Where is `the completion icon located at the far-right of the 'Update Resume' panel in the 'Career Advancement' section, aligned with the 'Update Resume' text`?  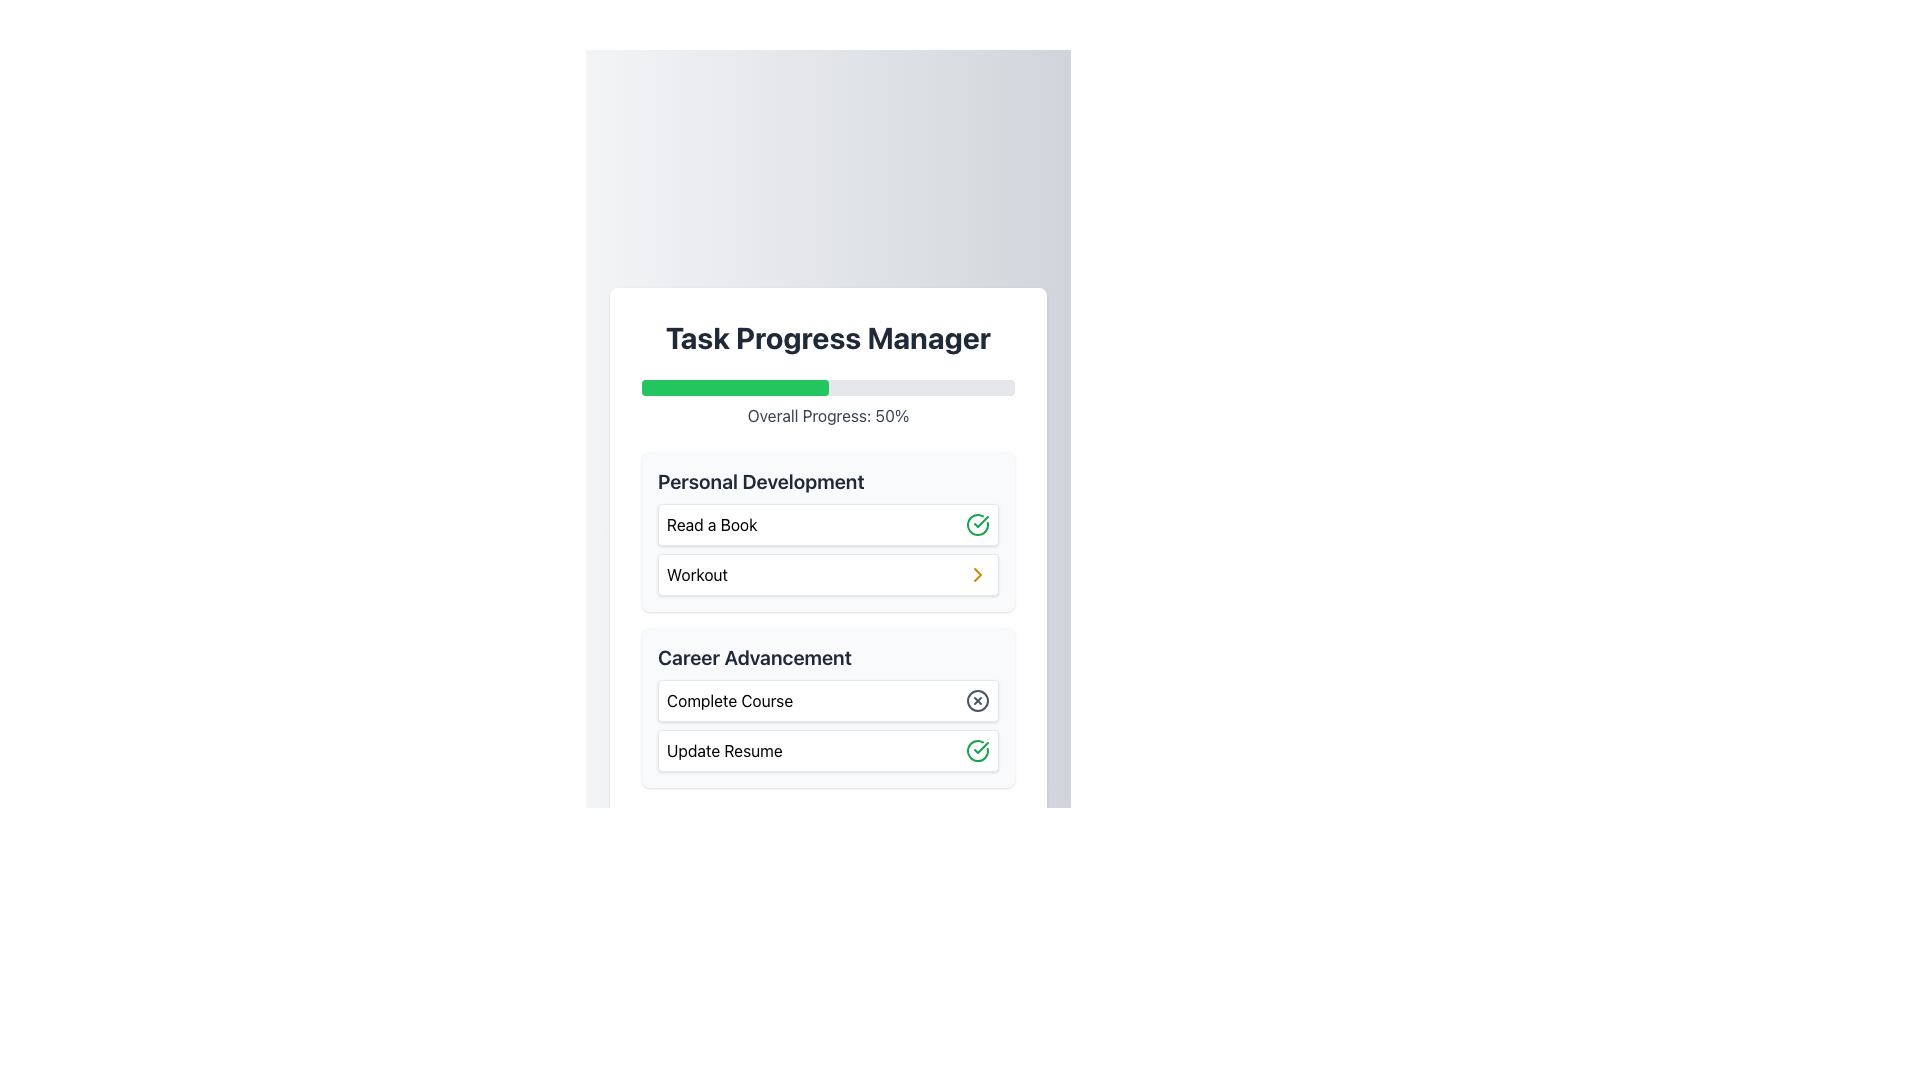
the completion icon located at the far-right of the 'Update Resume' panel in the 'Career Advancement' section, aligned with the 'Update Resume' text is located at coordinates (978, 751).